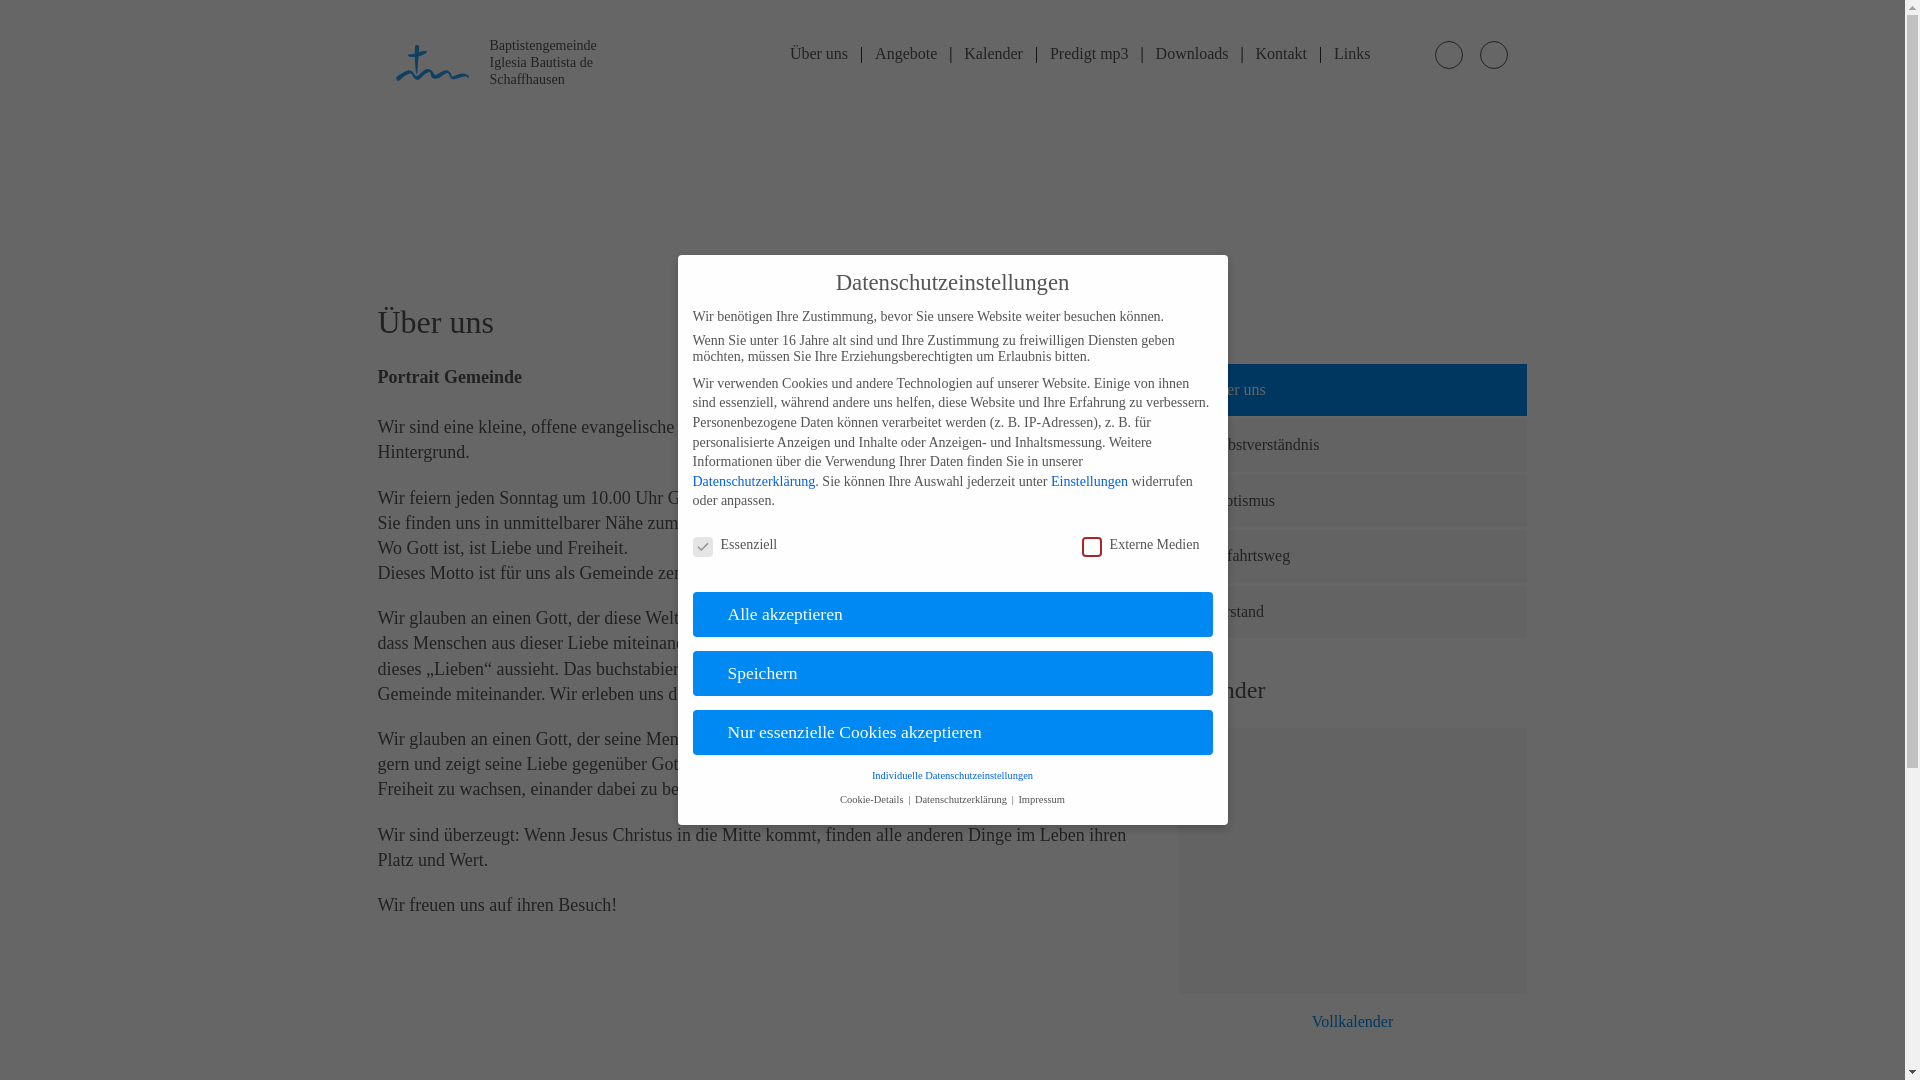  What do you see at coordinates (950, 613) in the screenshot?
I see `'Alle akzeptieren'` at bounding box center [950, 613].